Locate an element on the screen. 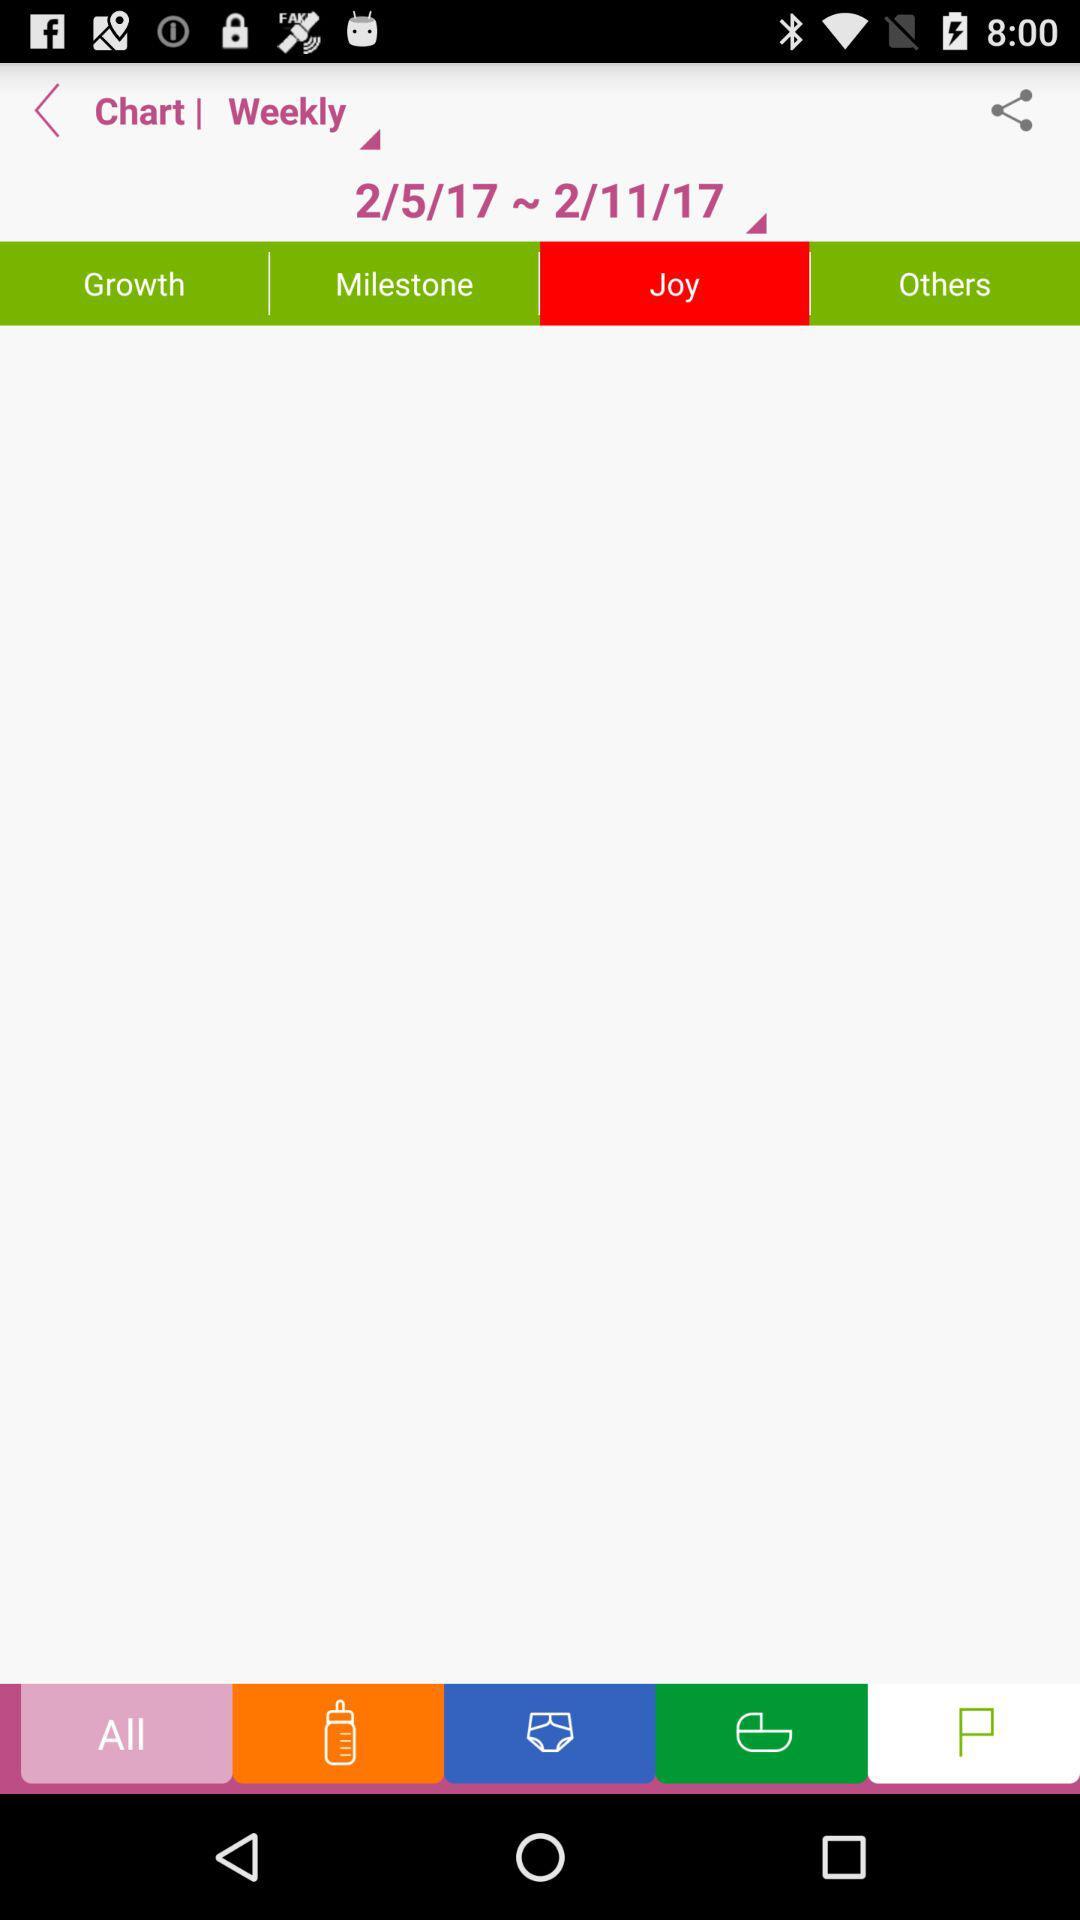 The height and width of the screenshot is (1920, 1080). open diaper tab is located at coordinates (549, 1737).